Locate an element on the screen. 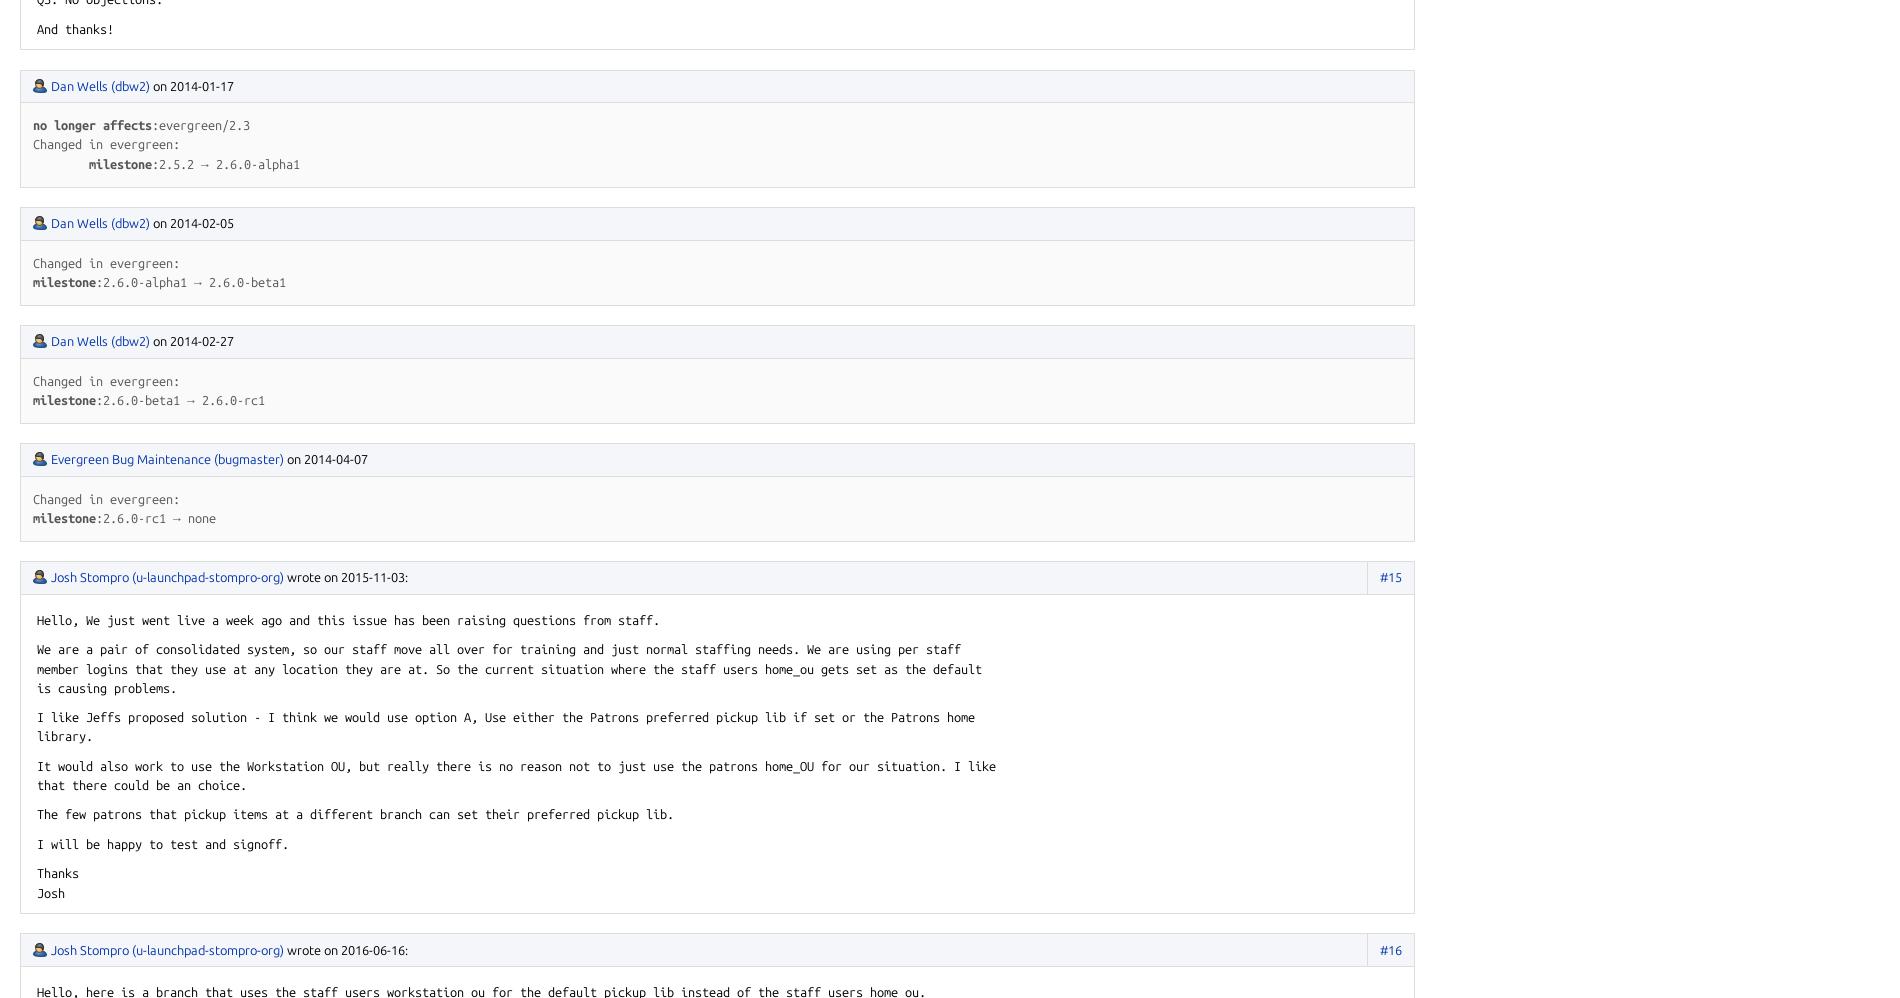 This screenshot has width=1900, height=998. '2.6.0-beta1 → 2.6.0-rc1' is located at coordinates (183, 398).